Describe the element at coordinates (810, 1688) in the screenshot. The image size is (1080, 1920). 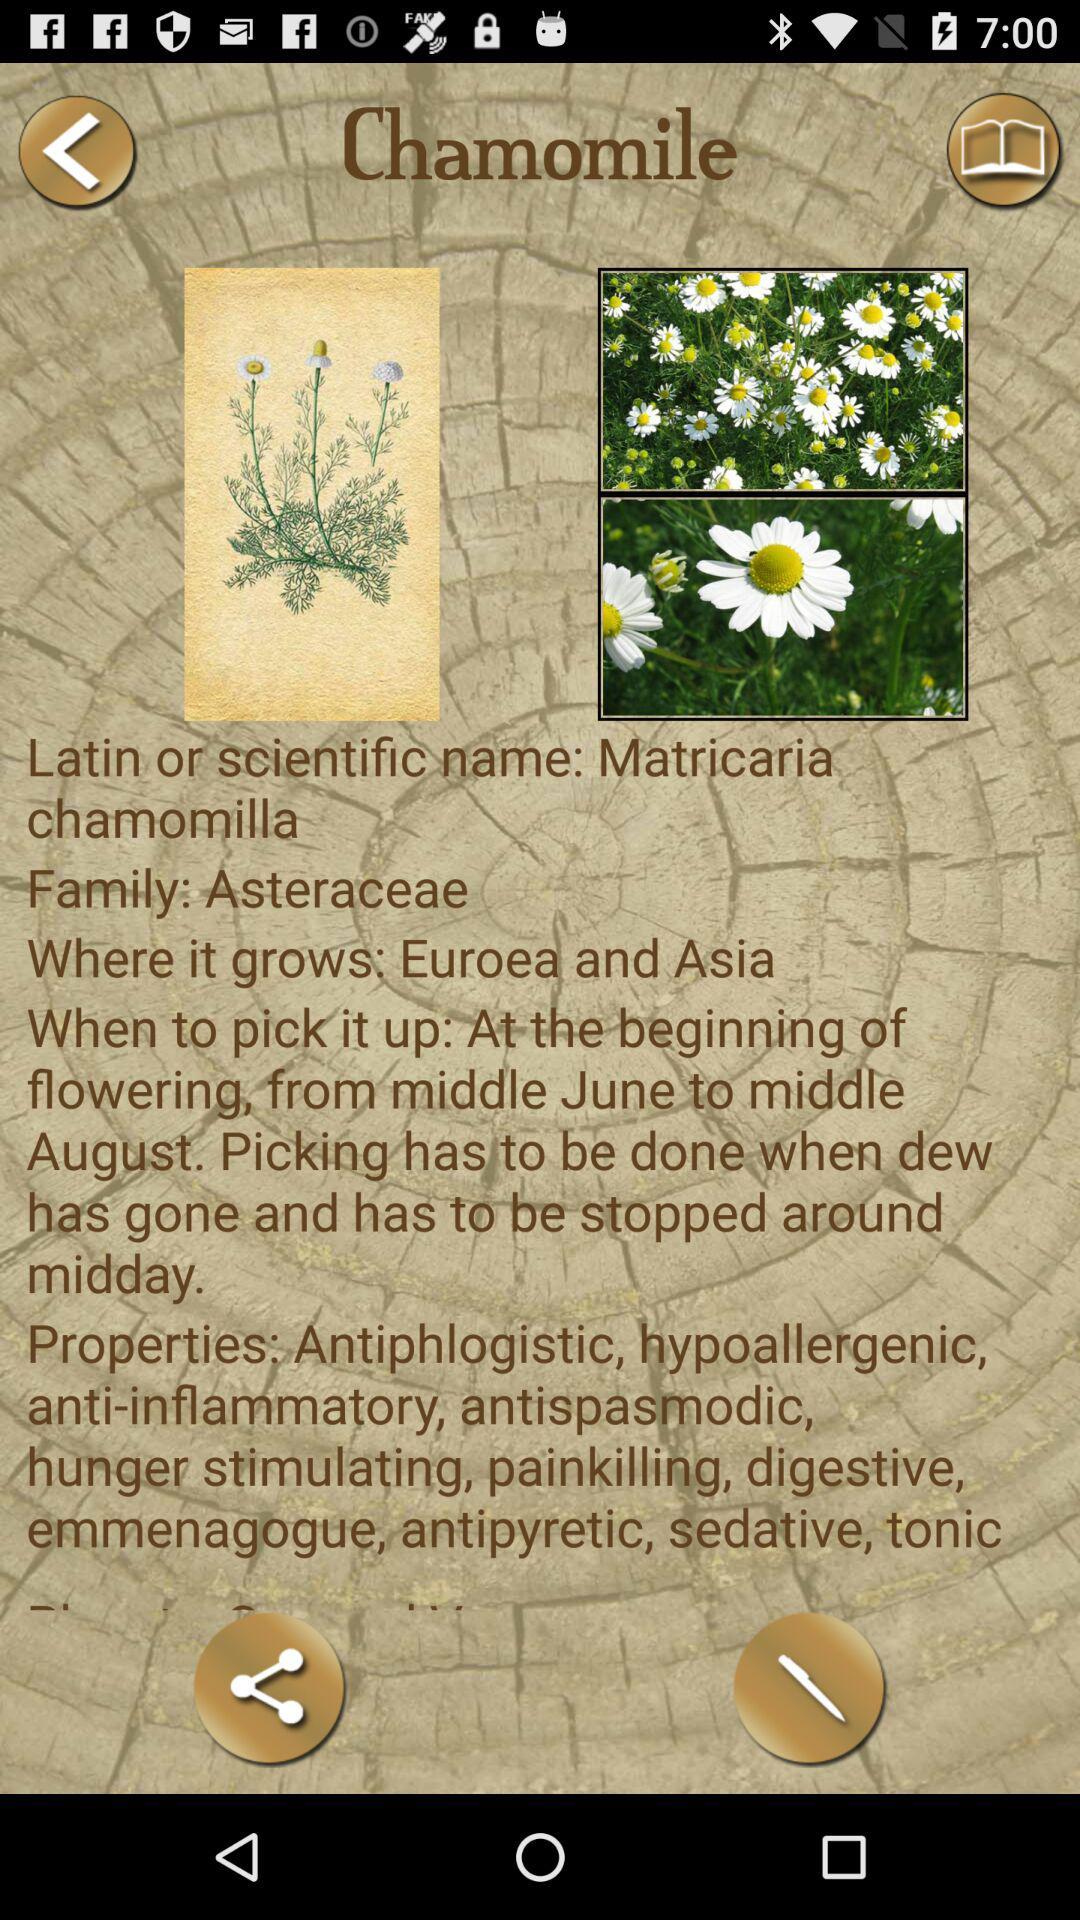
I see `the item below the planets sun and icon` at that location.